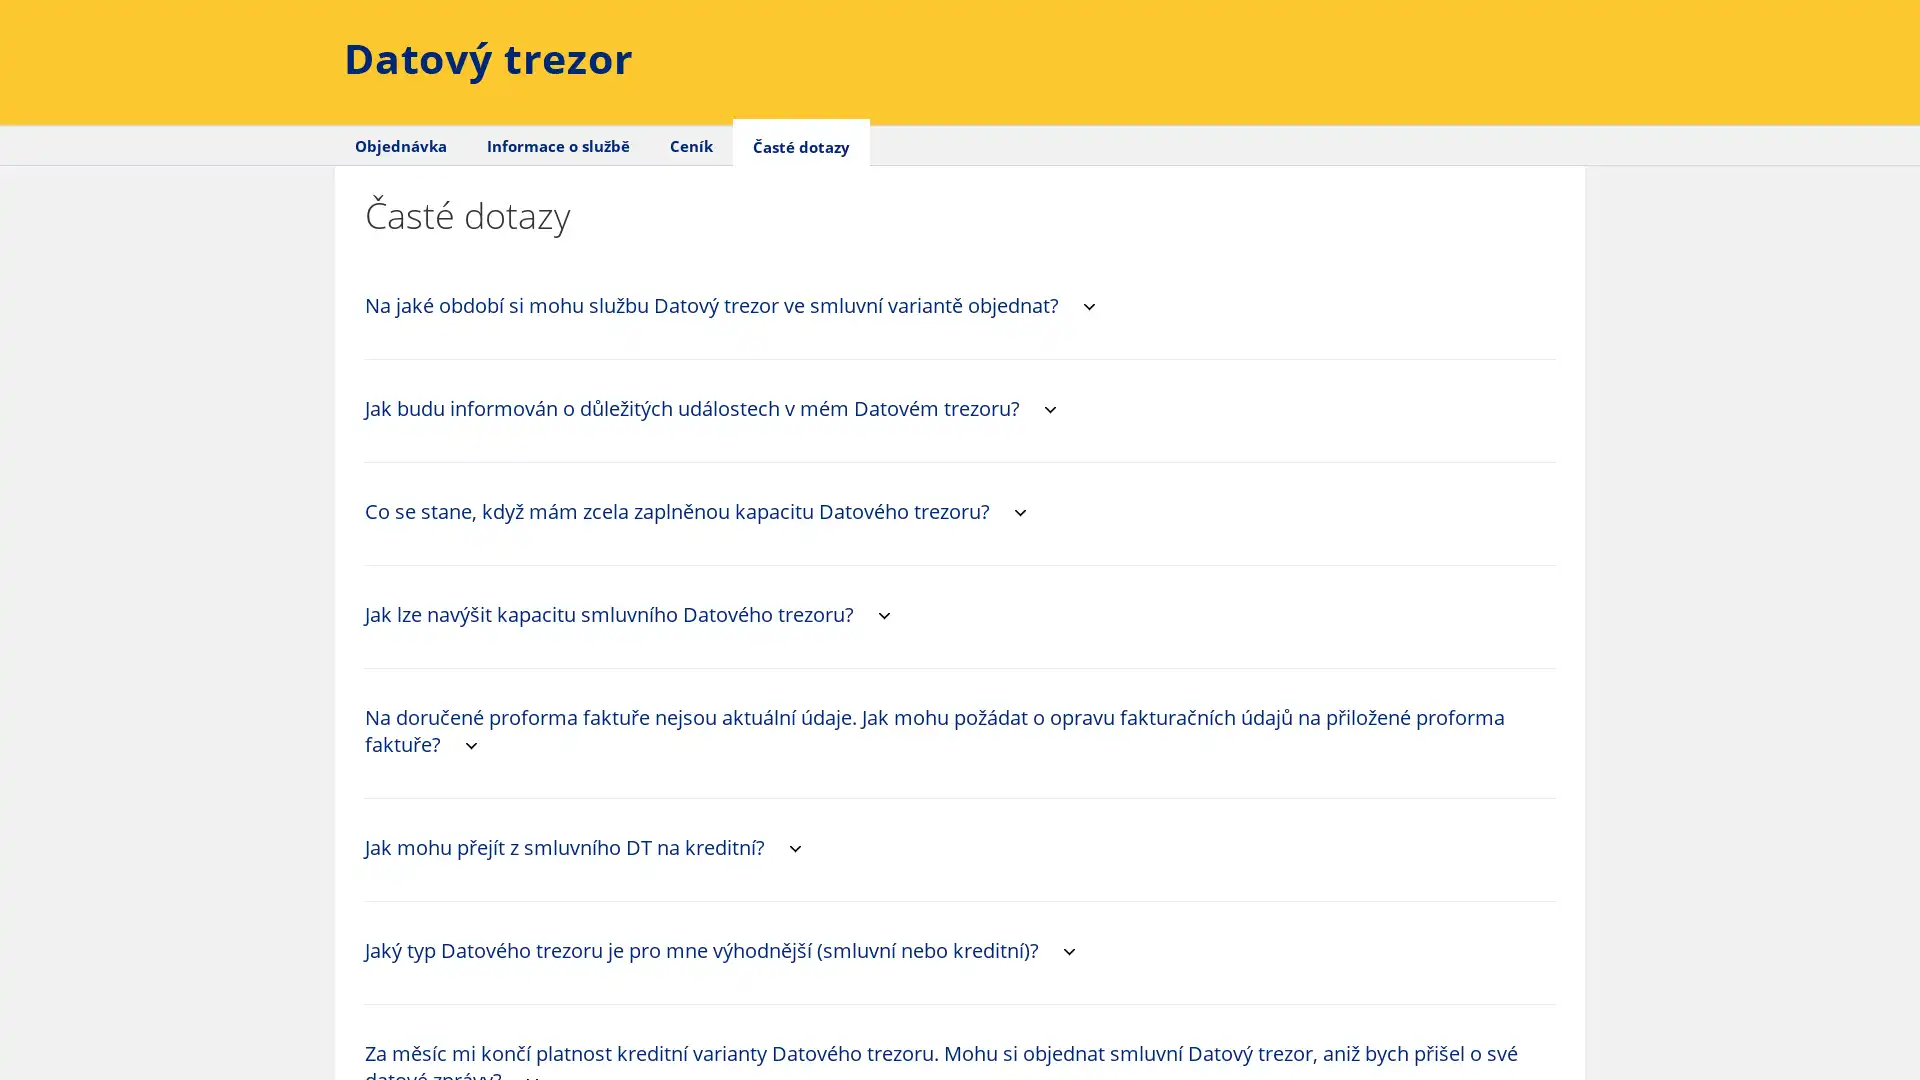 The image size is (1920, 1080). What do you see at coordinates (626, 612) in the screenshot?
I see `Jak lze navysit kapacitu smluvniho Datoveho trezoru? collapse-arrow` at bounding box center [626, 612].